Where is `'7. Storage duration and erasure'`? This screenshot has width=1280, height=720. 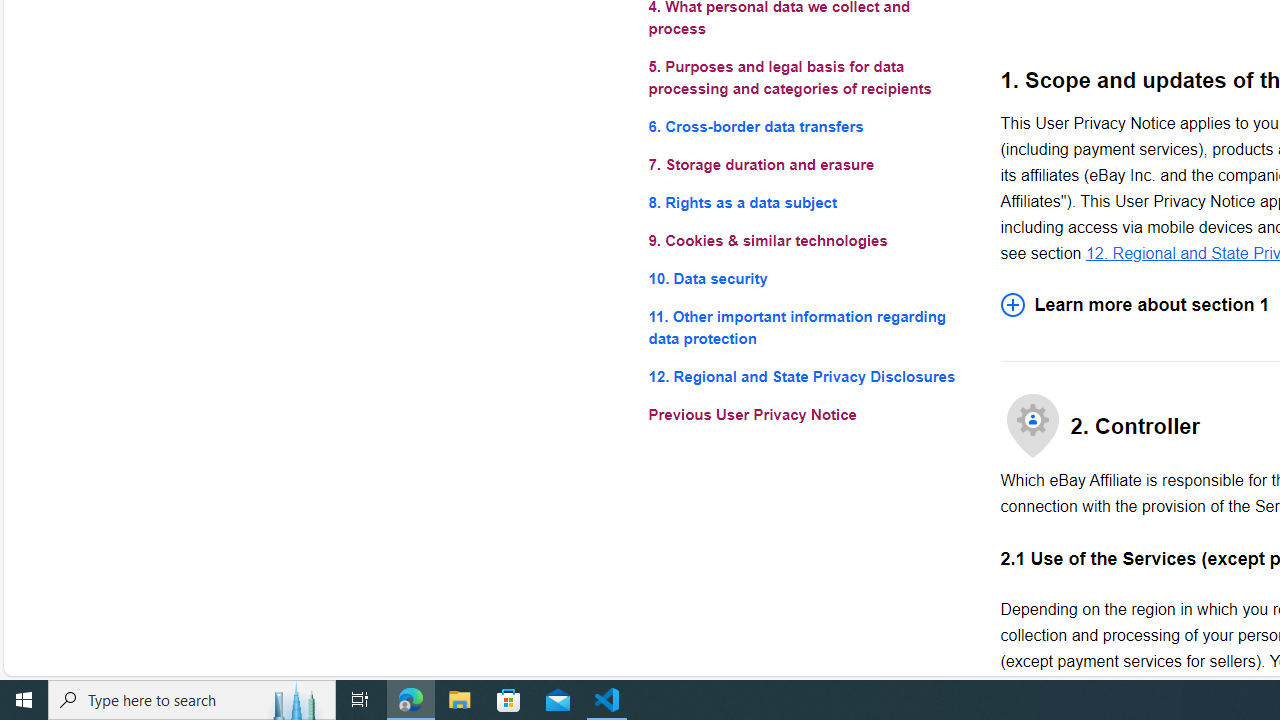
'7. Storage duration and erasure' is located at coordinates (808, 163).